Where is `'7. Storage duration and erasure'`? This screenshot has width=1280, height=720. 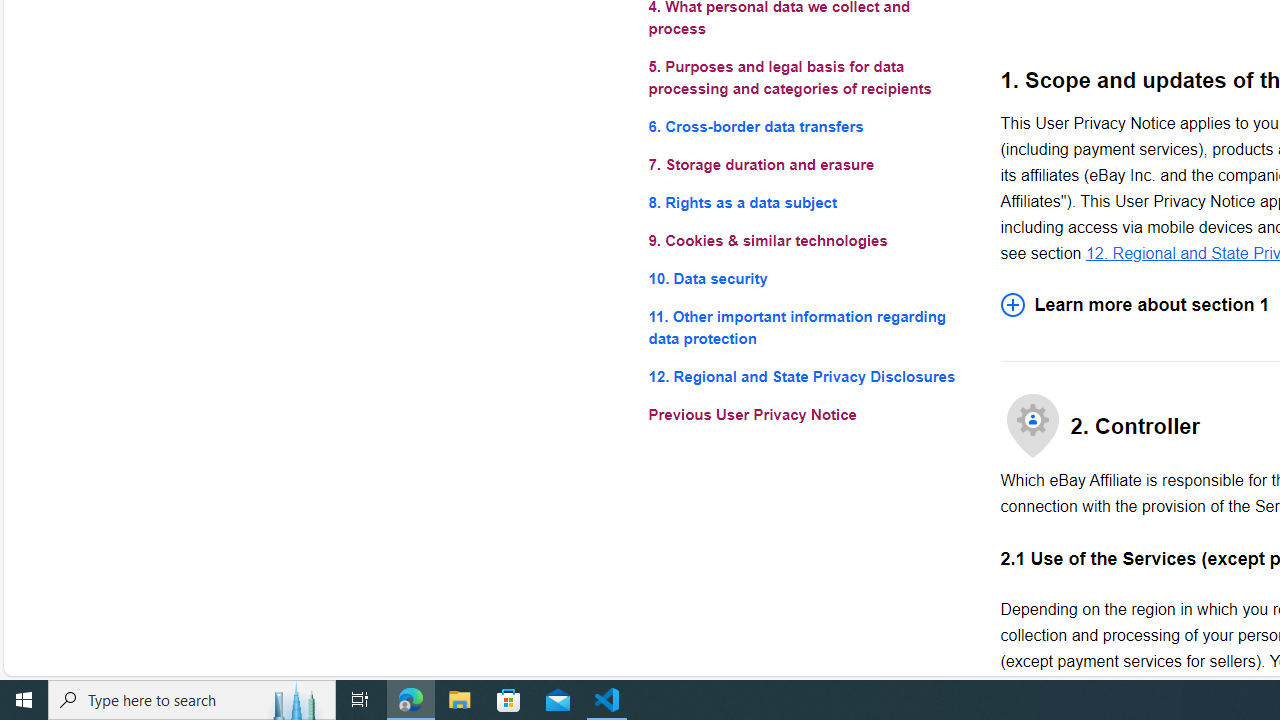
'7. Storage duration and erasure' is located at coordinates (808, 163).